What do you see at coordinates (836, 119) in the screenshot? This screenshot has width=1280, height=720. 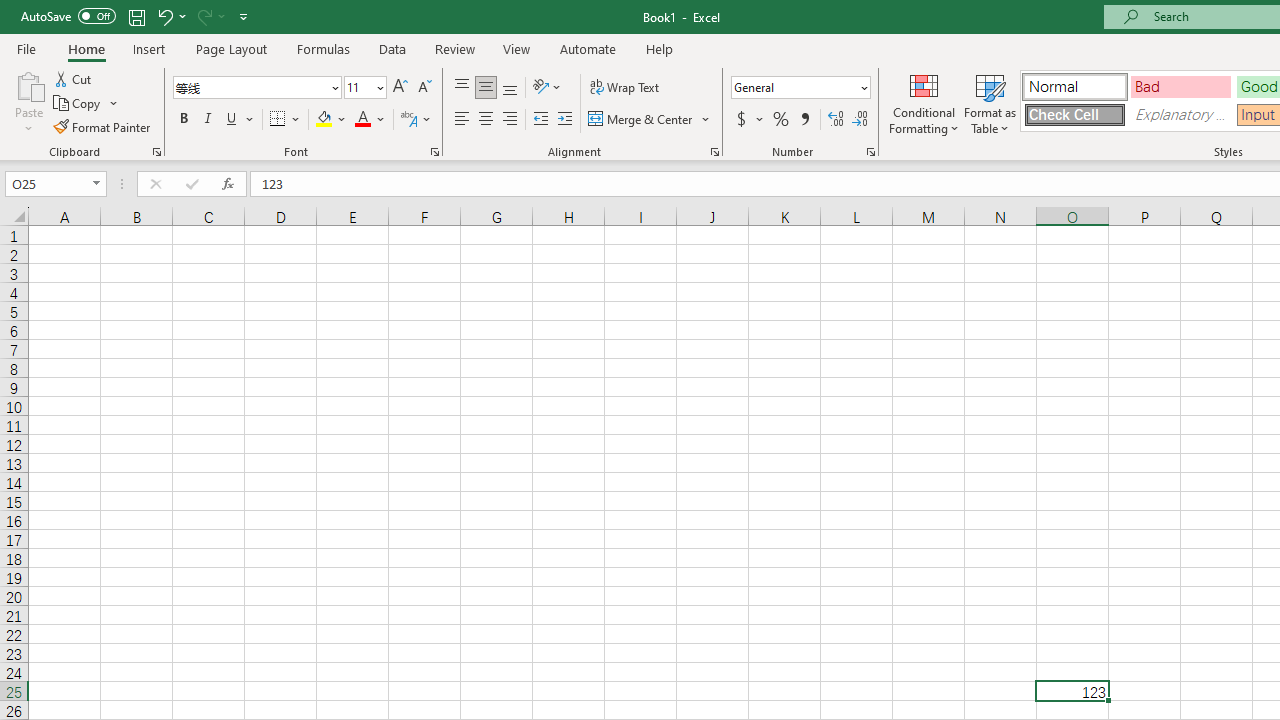 I see `'Increase Decimal'` at bounding box center [836, 119].